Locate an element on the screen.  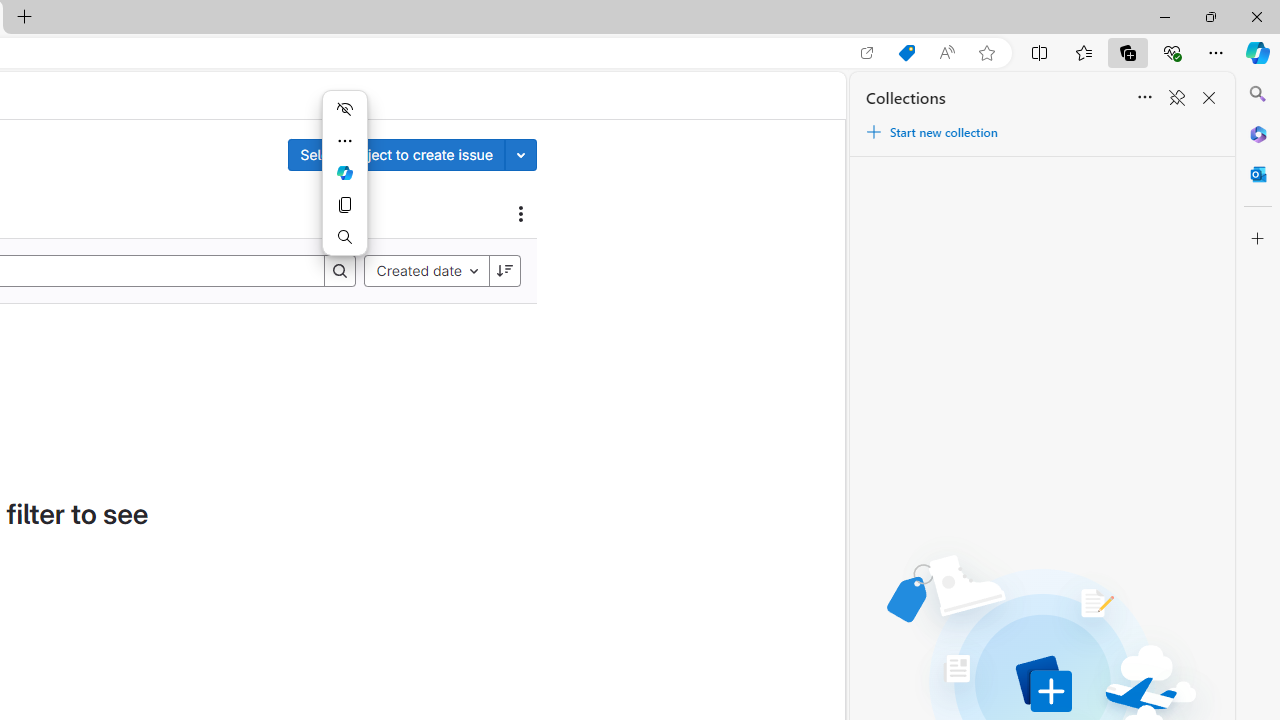
'Ask Copilot' is located at coordinates (344, 171).